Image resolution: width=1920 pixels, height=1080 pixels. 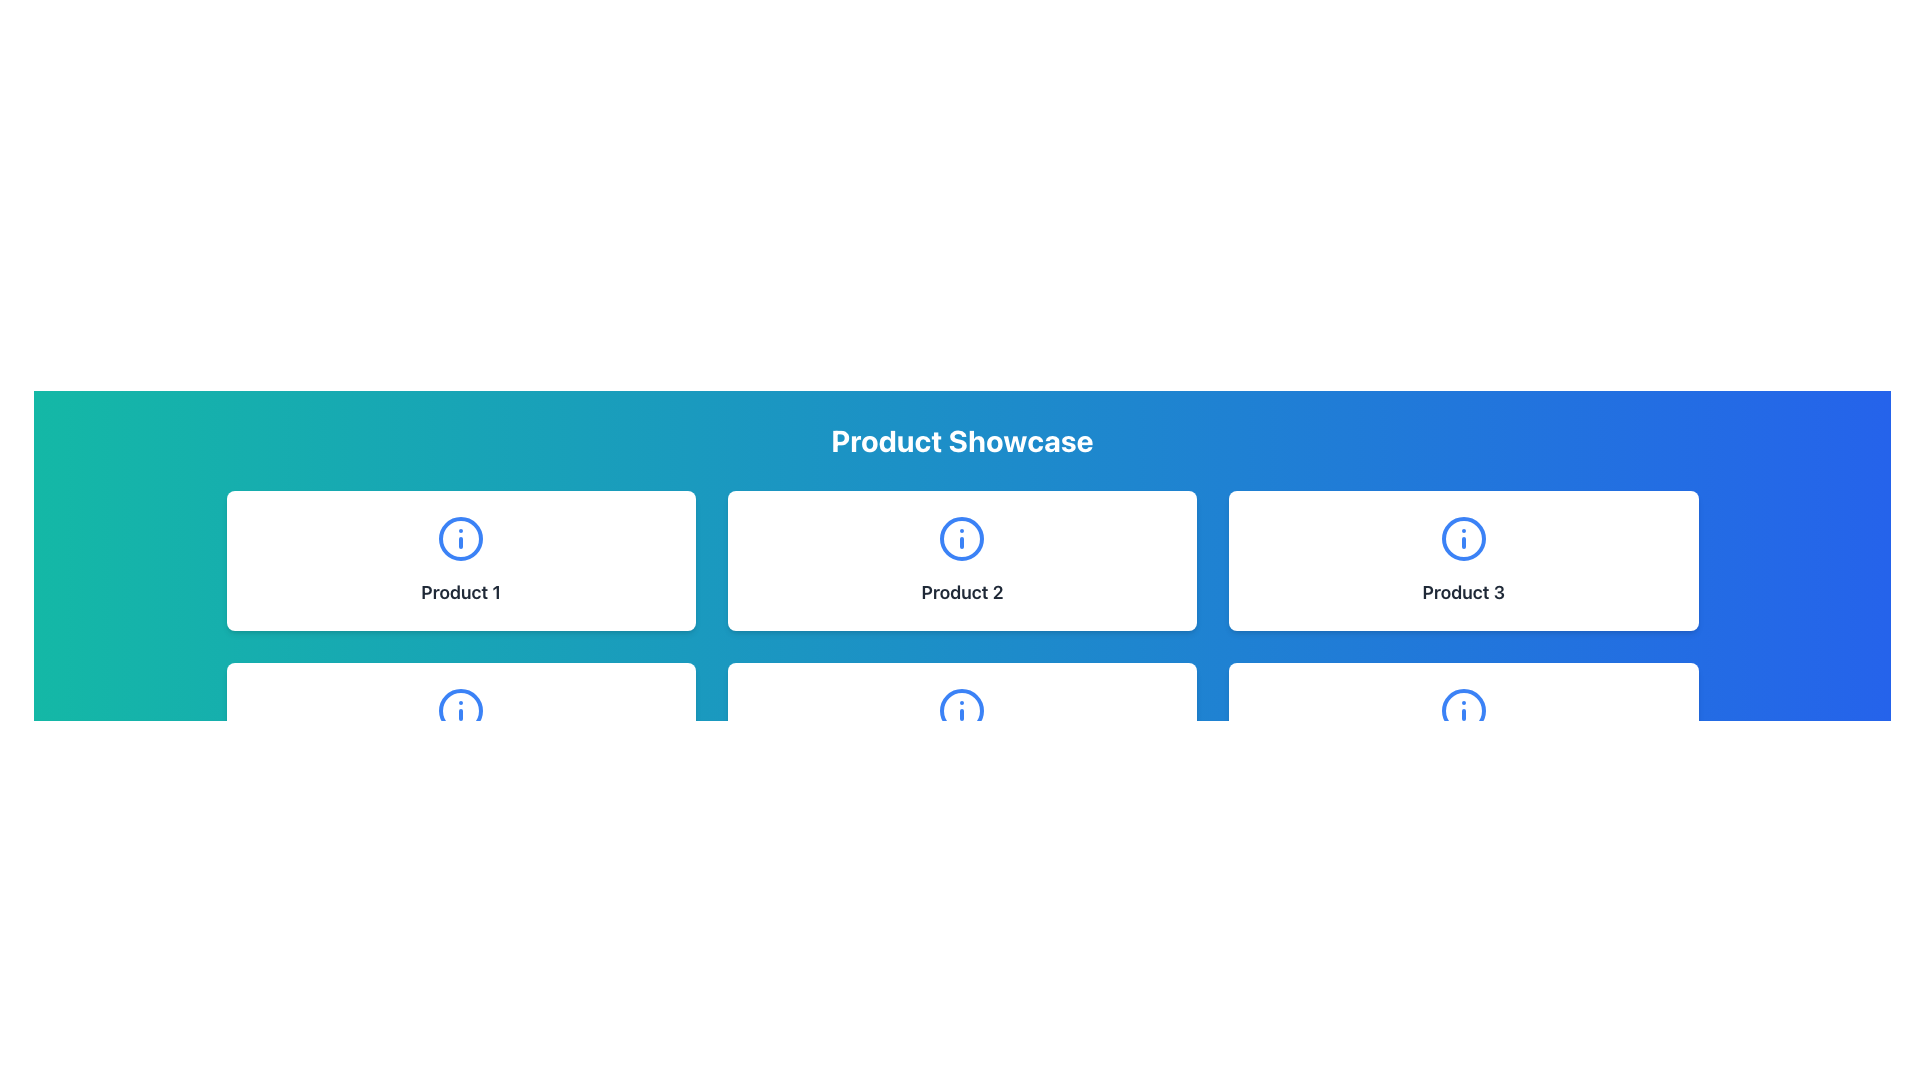 What do you see at coordinates (1463, 709) in the screenshot?
I see `the Information Icon located centrally near the top of the 'Product 6' card in the second row, third column` at bounding box center [1463, 709].